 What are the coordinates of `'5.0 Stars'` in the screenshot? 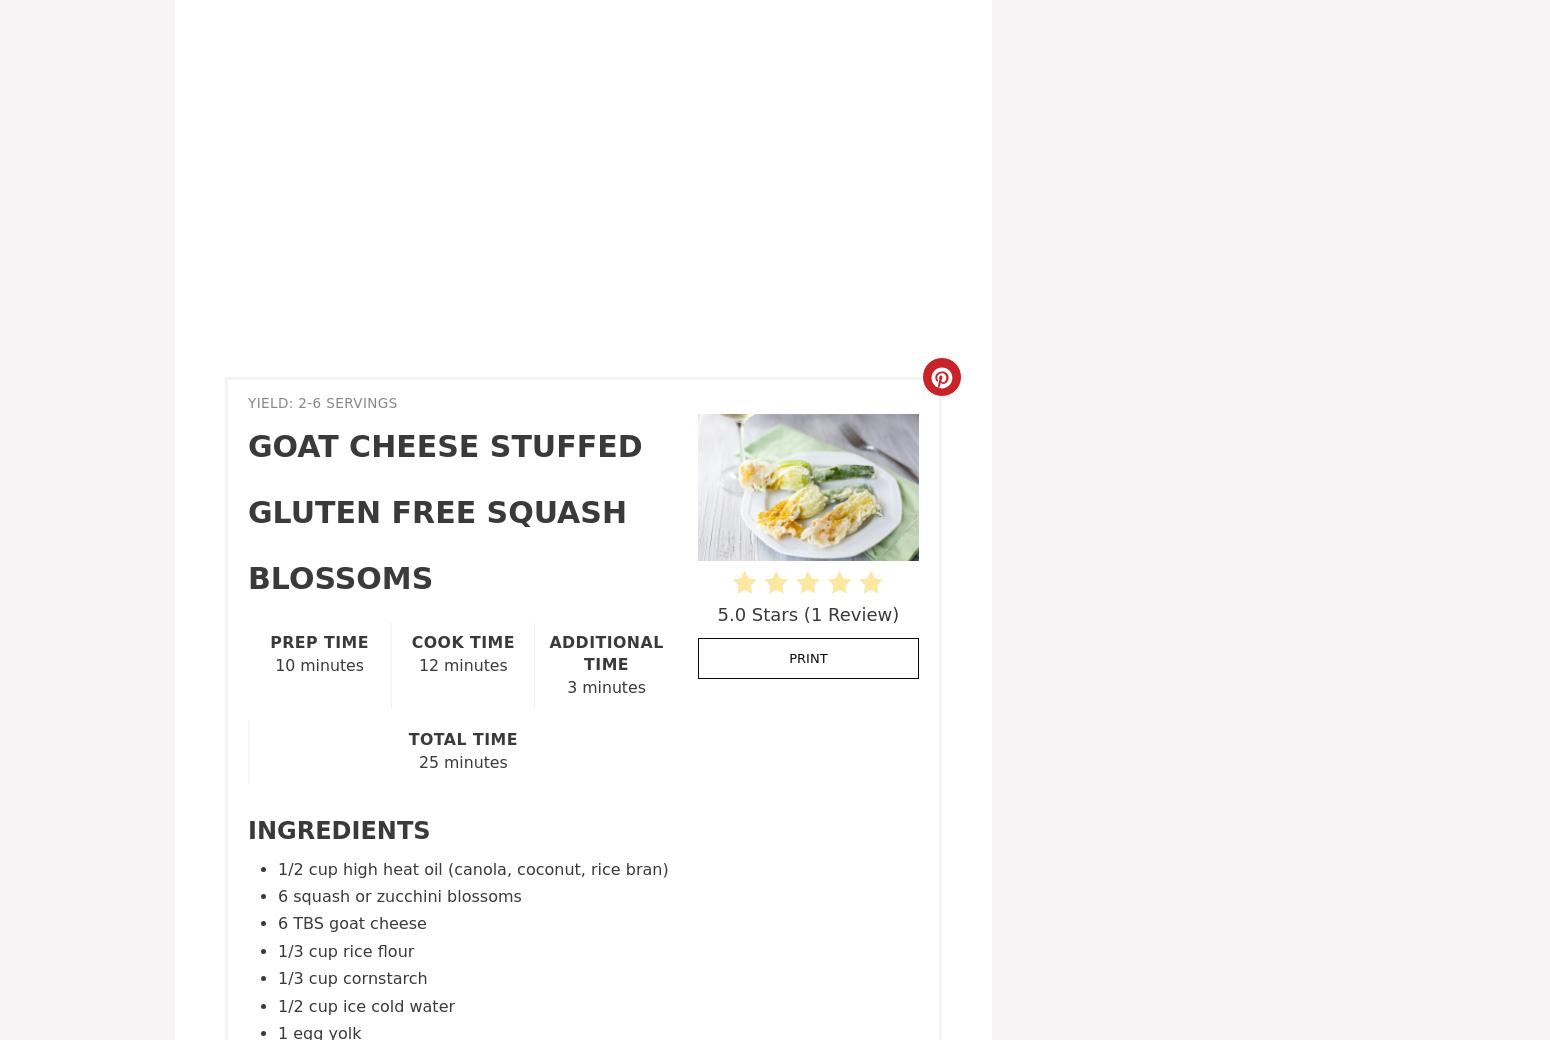 It's located at (757, 612).